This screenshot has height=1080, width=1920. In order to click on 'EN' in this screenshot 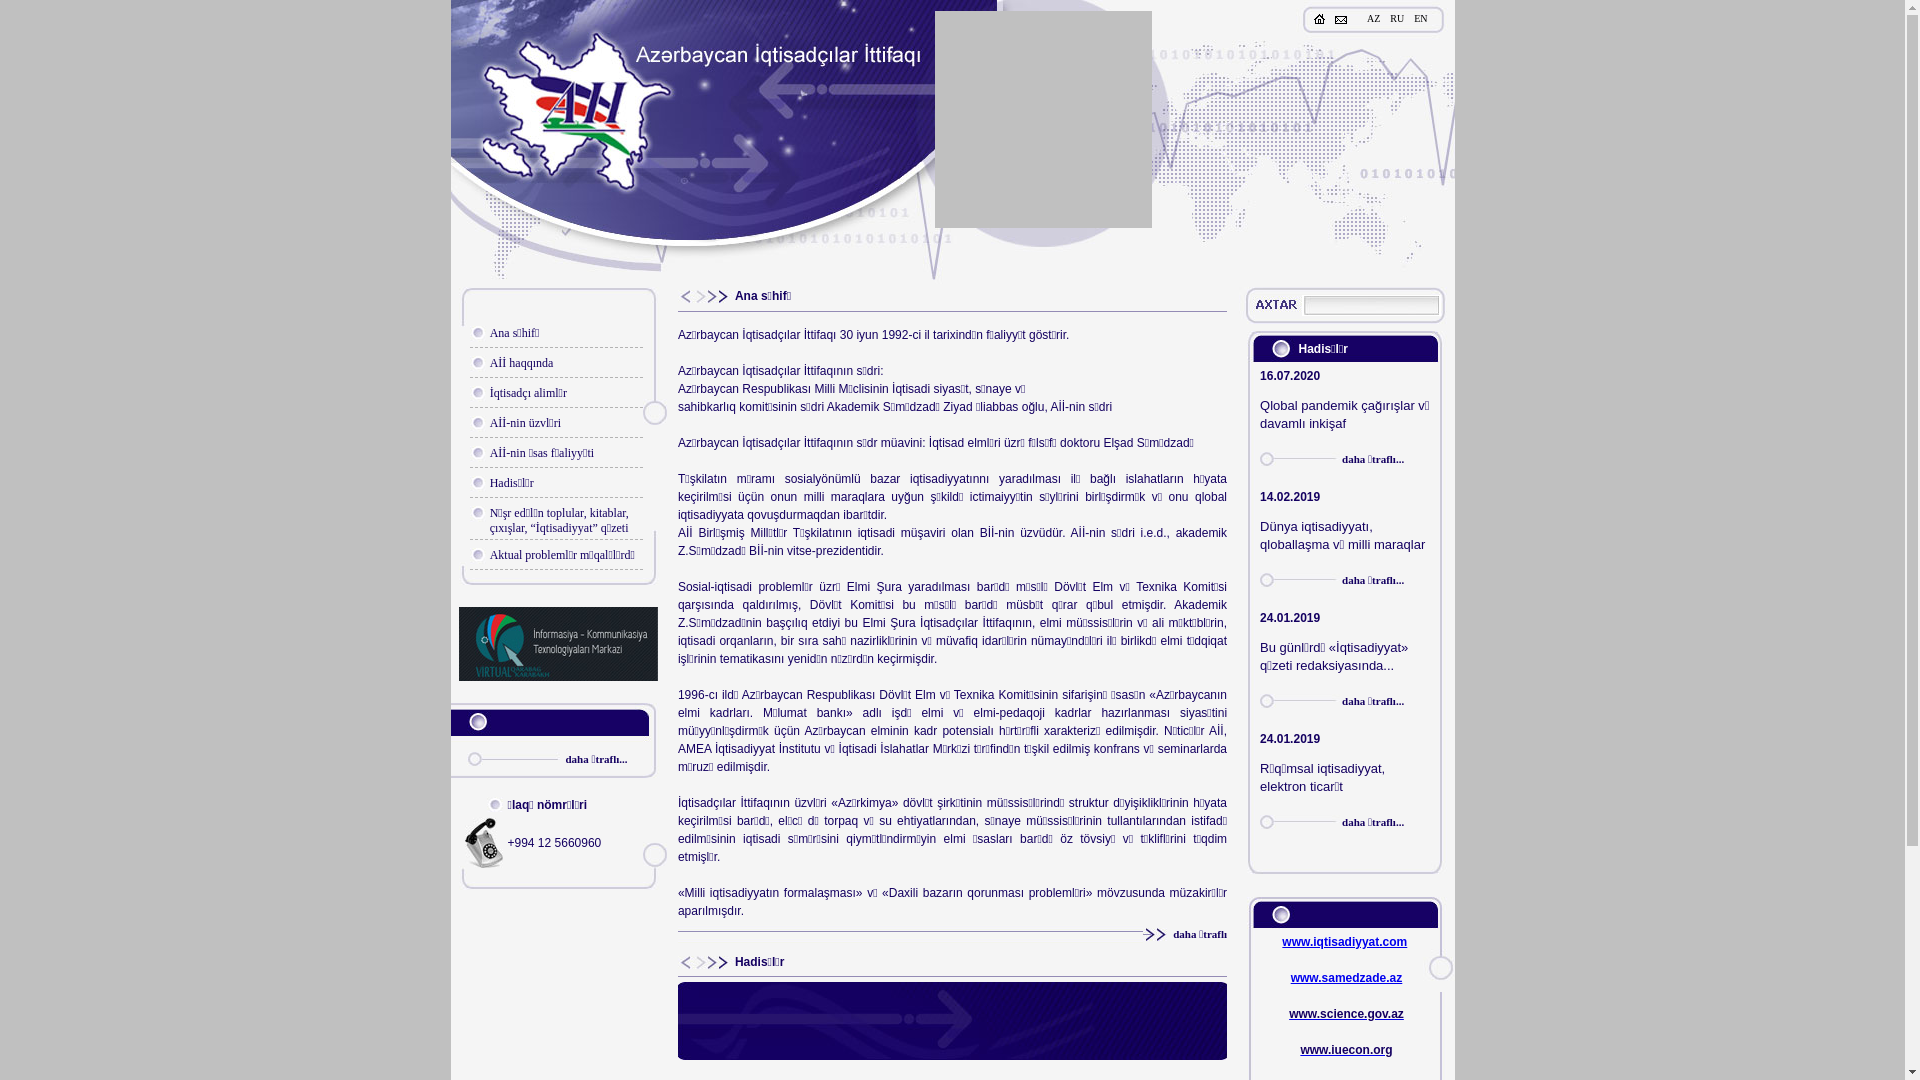, I will do `click(1419, 18)`.